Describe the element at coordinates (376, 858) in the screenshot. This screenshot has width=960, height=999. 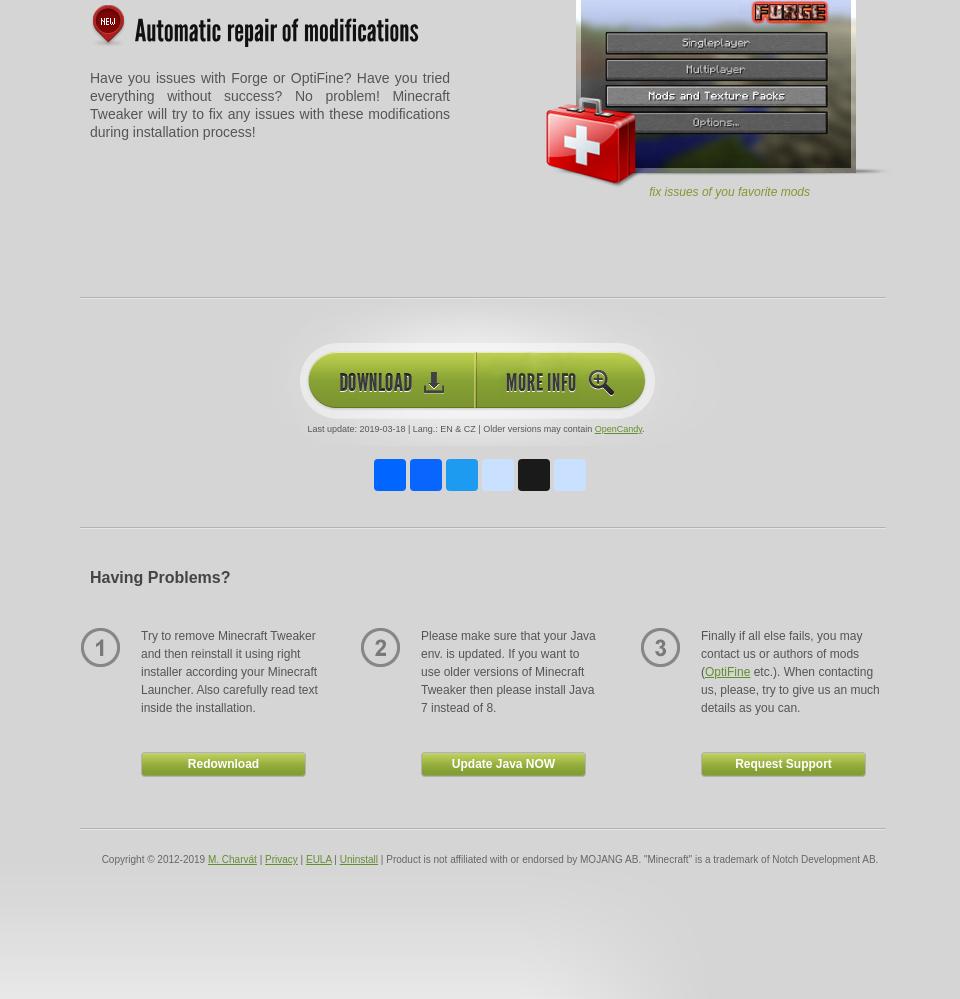
I see `'| Product is not affiliated with or endorsed by MOJANG AB. "Minecraft" is a trademark of Notch Development AB.'` at that location.